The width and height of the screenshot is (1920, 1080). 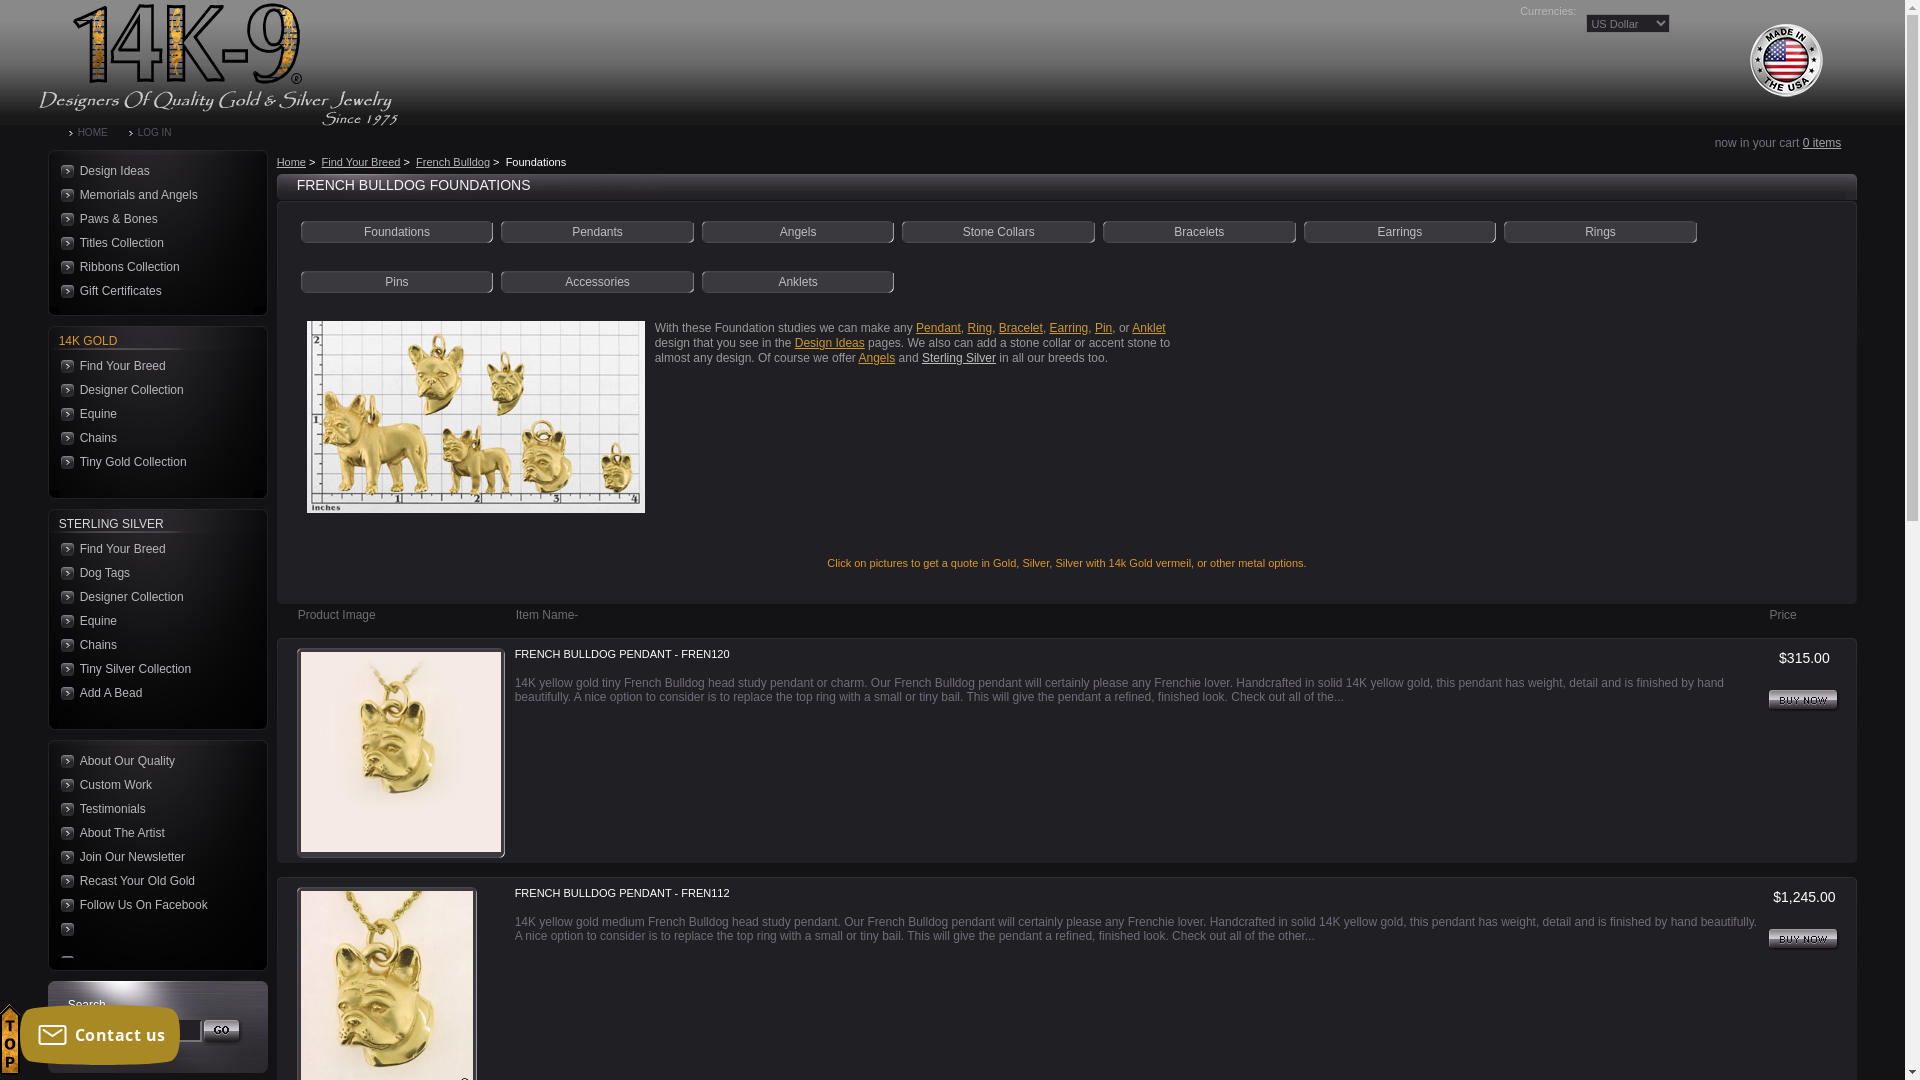 What do you see at coordinates (57, 879) in the screenshot?
I see `'Recast Your Old Gold'` at bounding box center [57, 879].